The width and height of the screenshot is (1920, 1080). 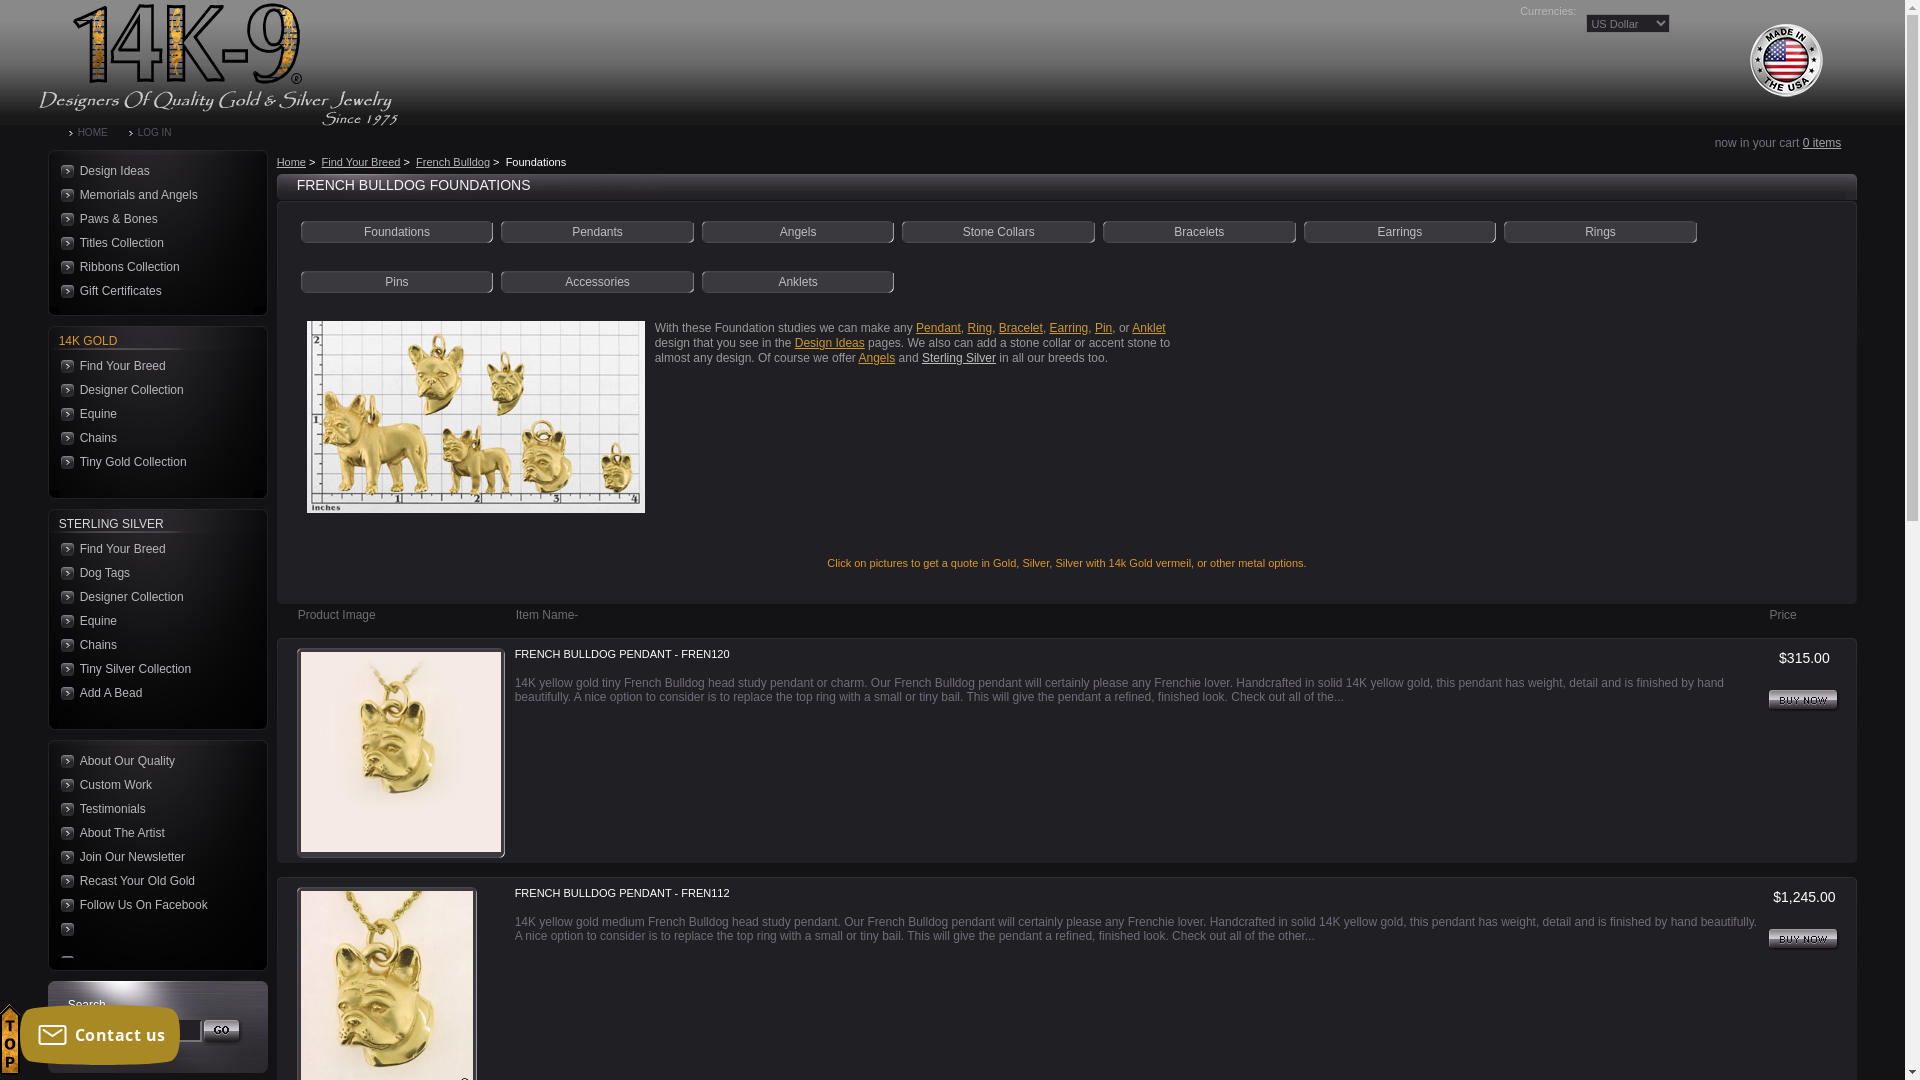 What do you see at coordinates (57, 879) in the screenshot?
I see `'Recast Your Old Gold'` at bounding box center [57, 879].